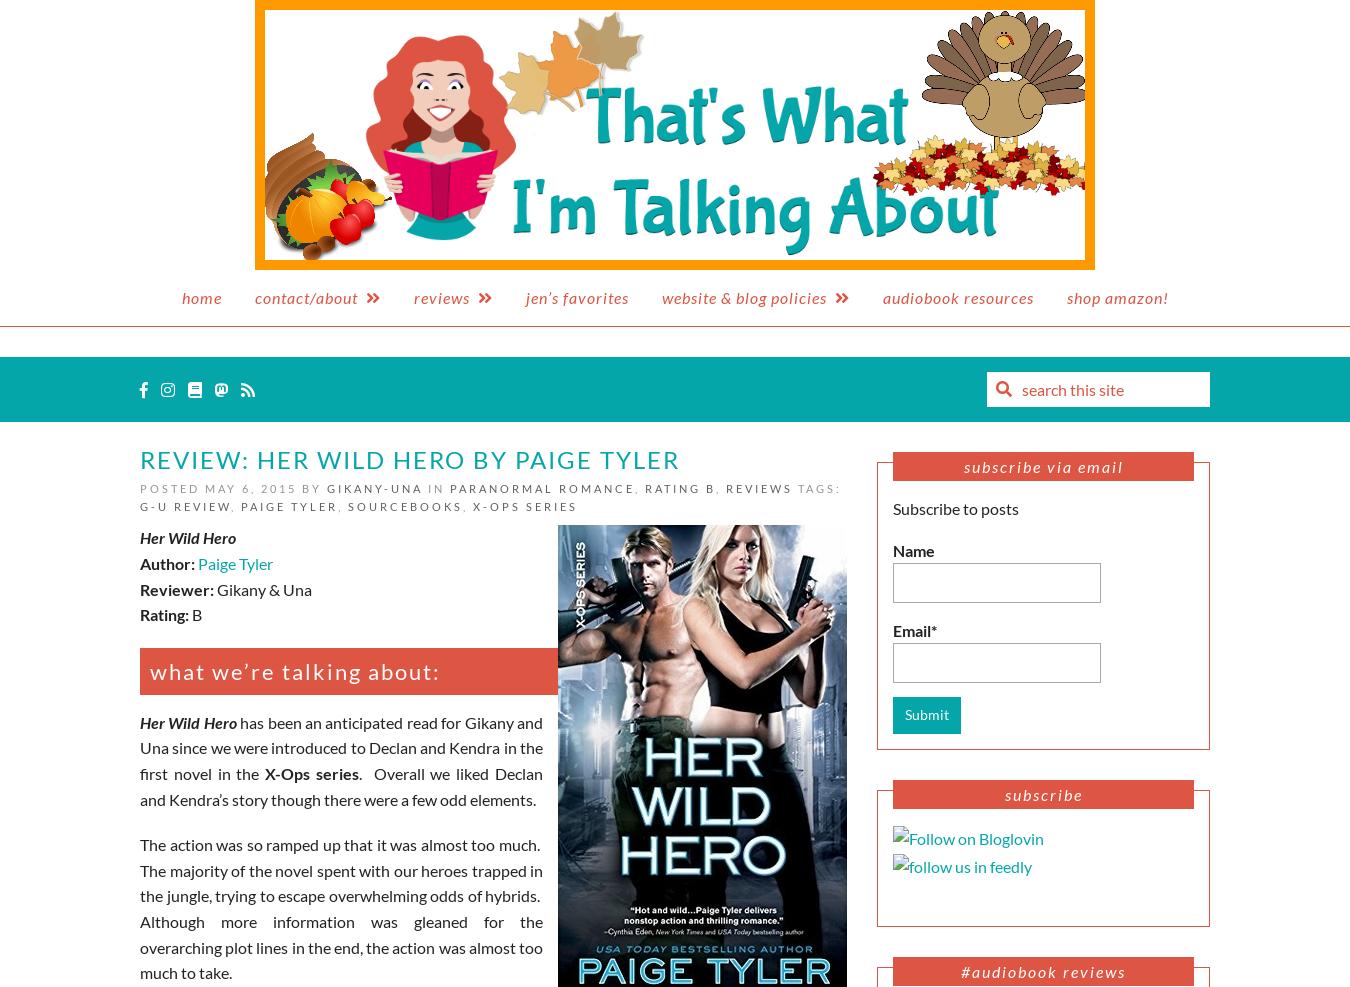 Image resolution: width=1350 pixels, height=987 pixels. What do you see at coordinates (169, 562) in the screenshot?
I see `'Author:'` at bounding box center [169, 562].